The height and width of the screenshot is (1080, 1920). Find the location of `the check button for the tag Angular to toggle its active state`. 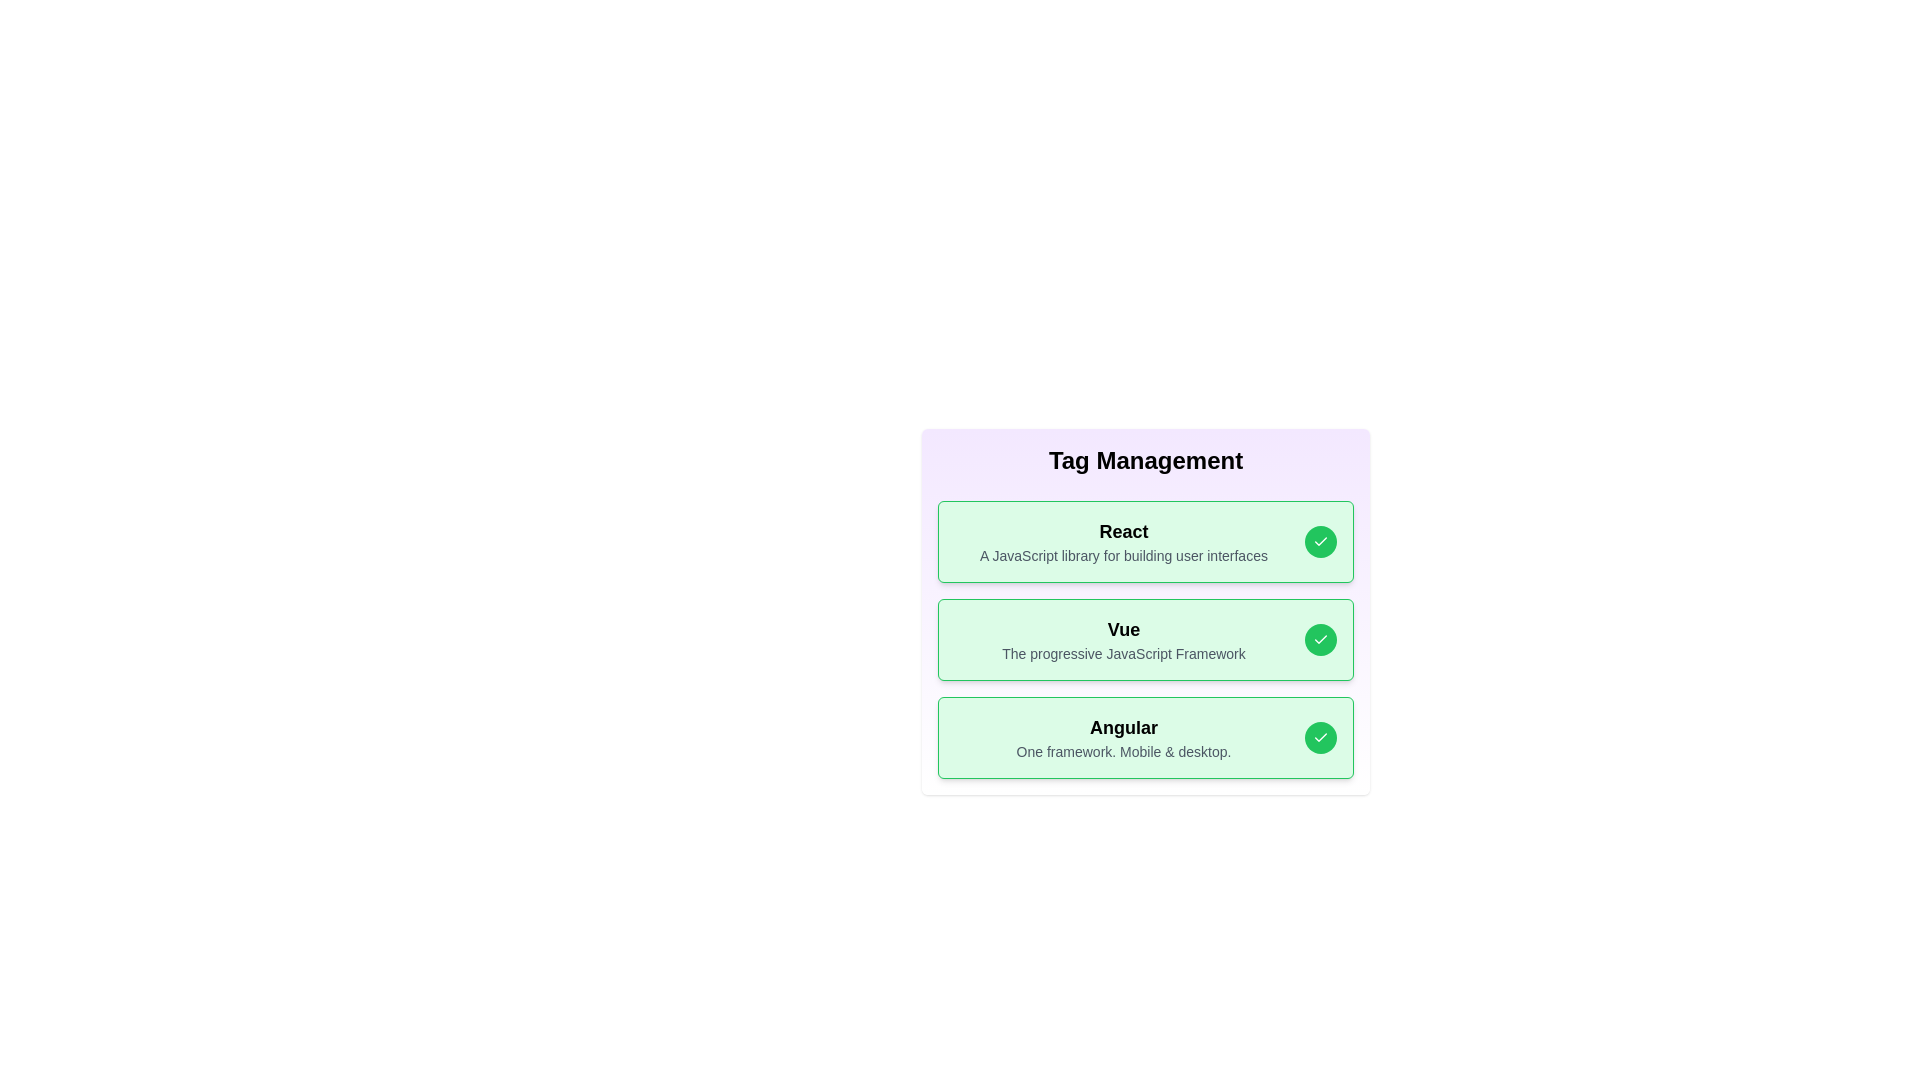

the check button for the tag Angular to toggle its active state is located at coordinates (1320, 737).